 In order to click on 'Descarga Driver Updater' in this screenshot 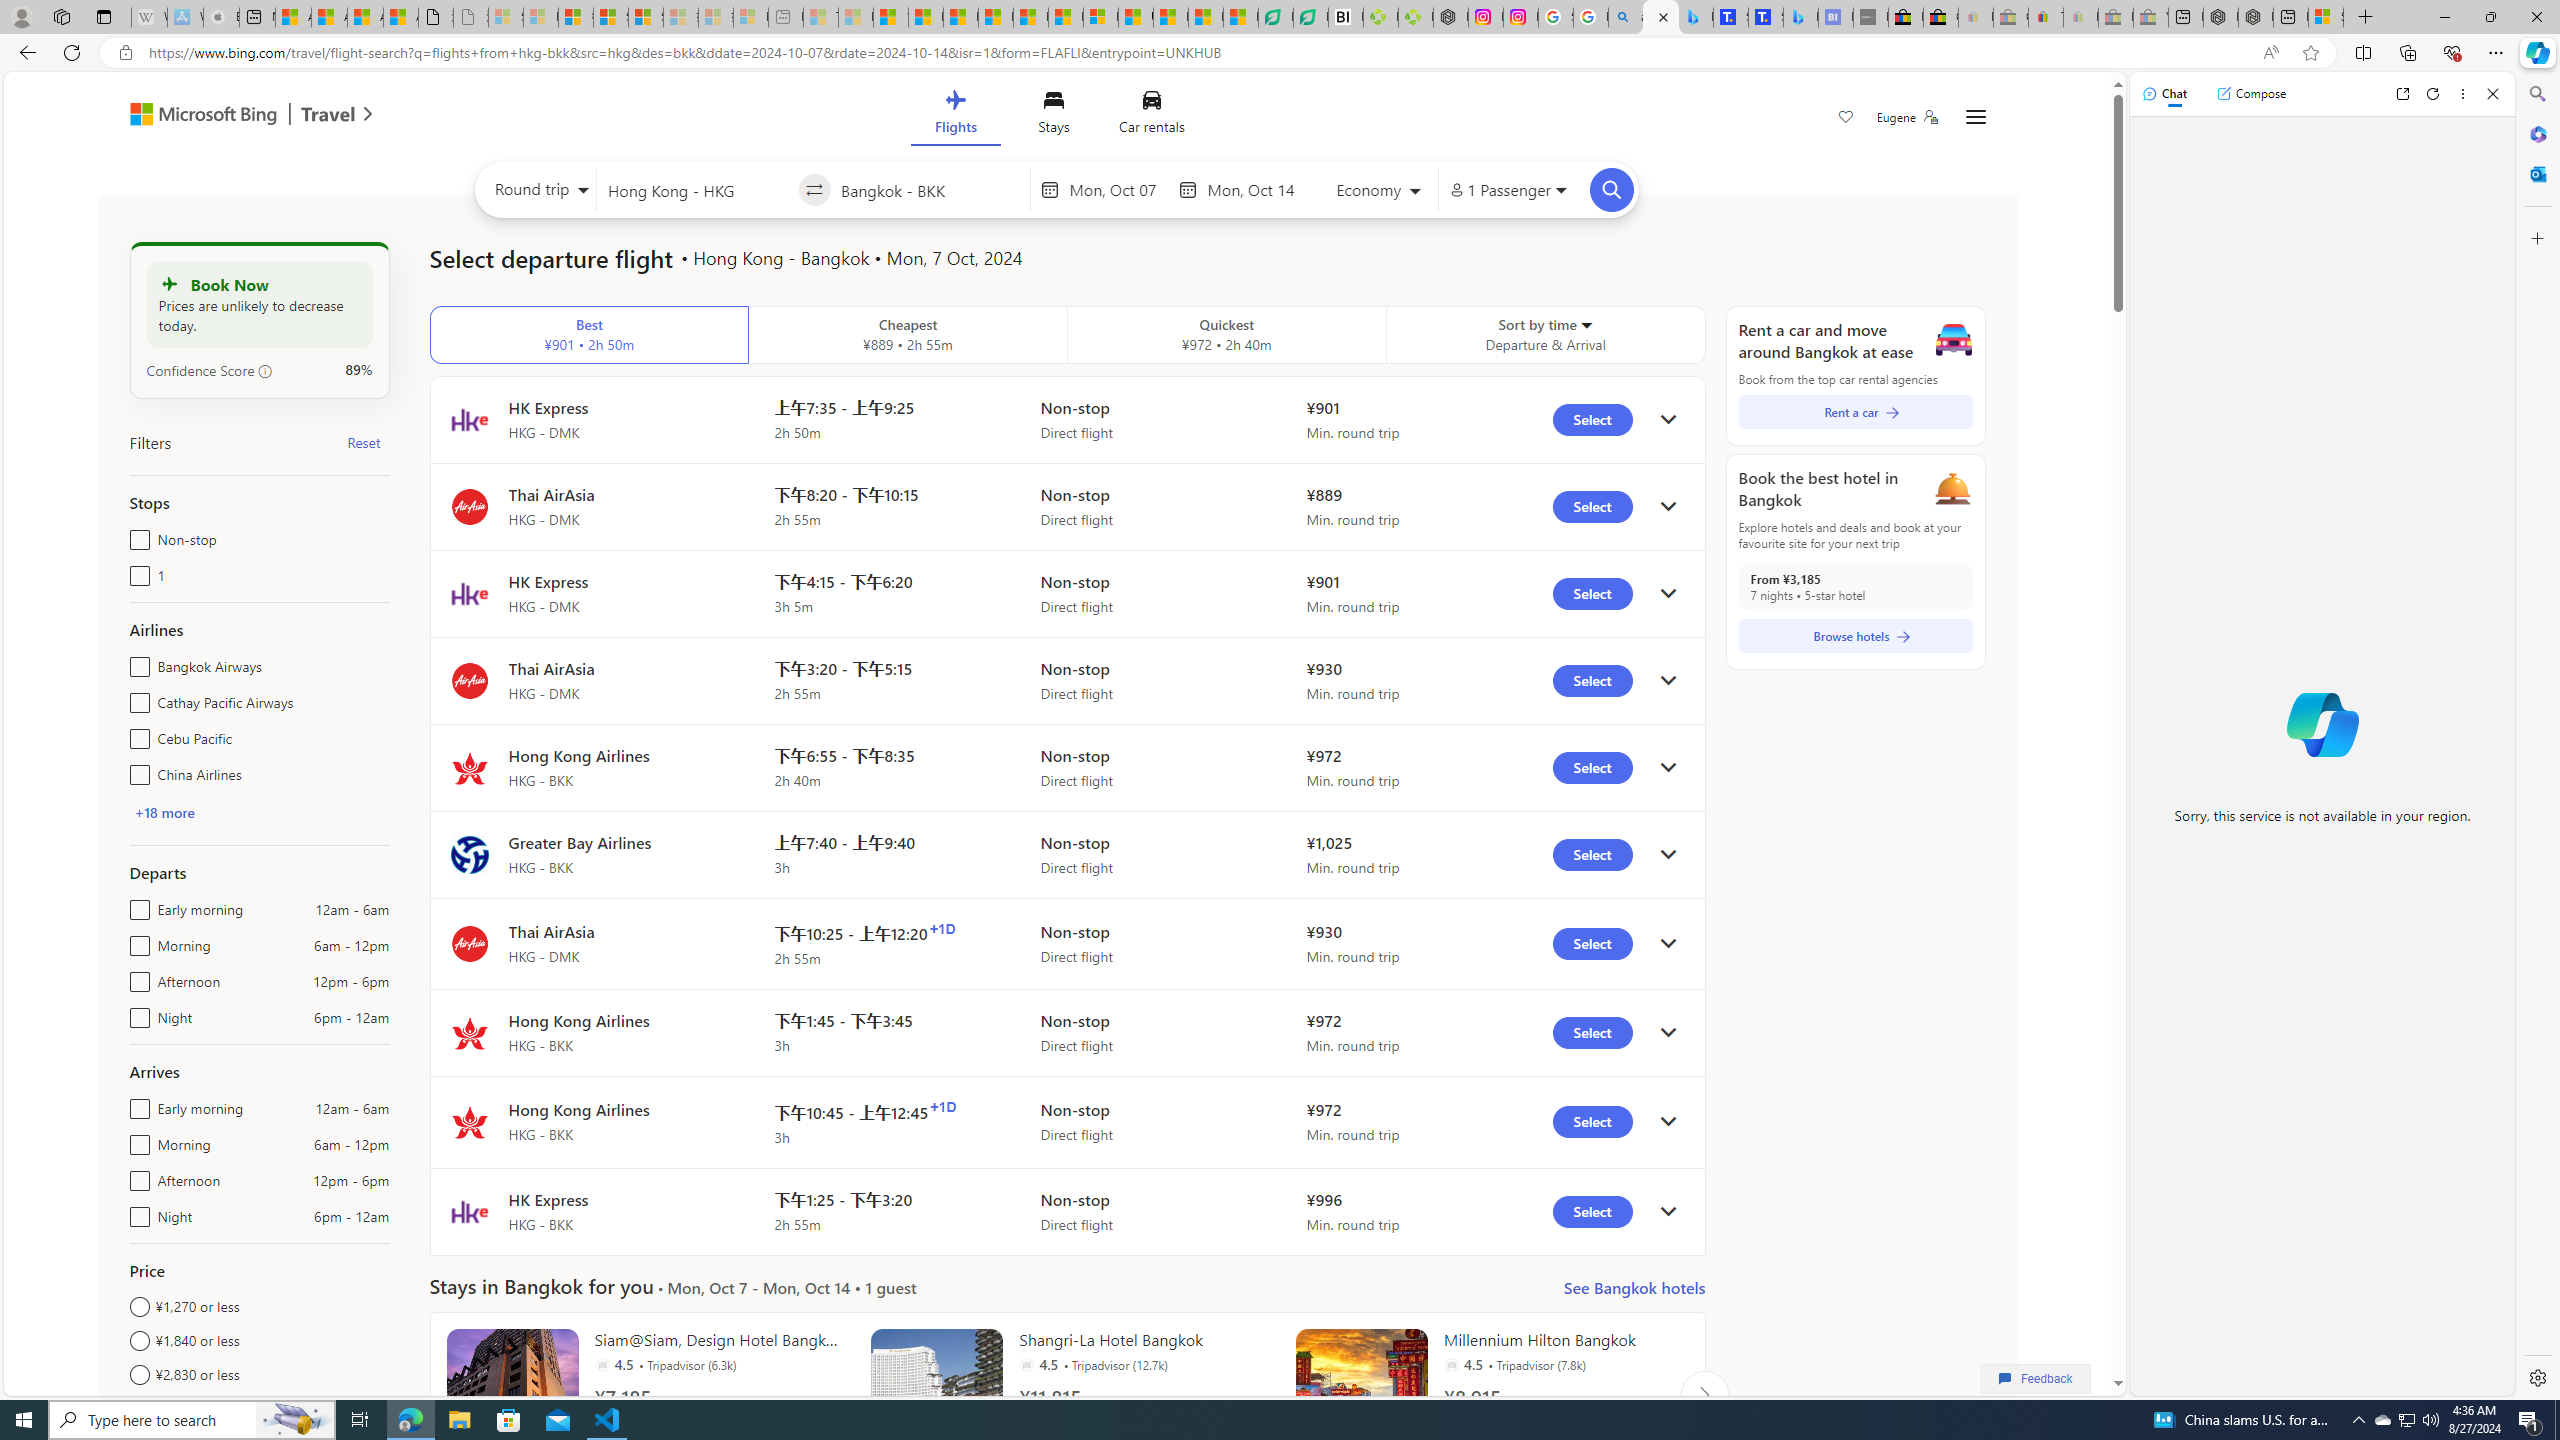, I will do `click(1414, 16)`.